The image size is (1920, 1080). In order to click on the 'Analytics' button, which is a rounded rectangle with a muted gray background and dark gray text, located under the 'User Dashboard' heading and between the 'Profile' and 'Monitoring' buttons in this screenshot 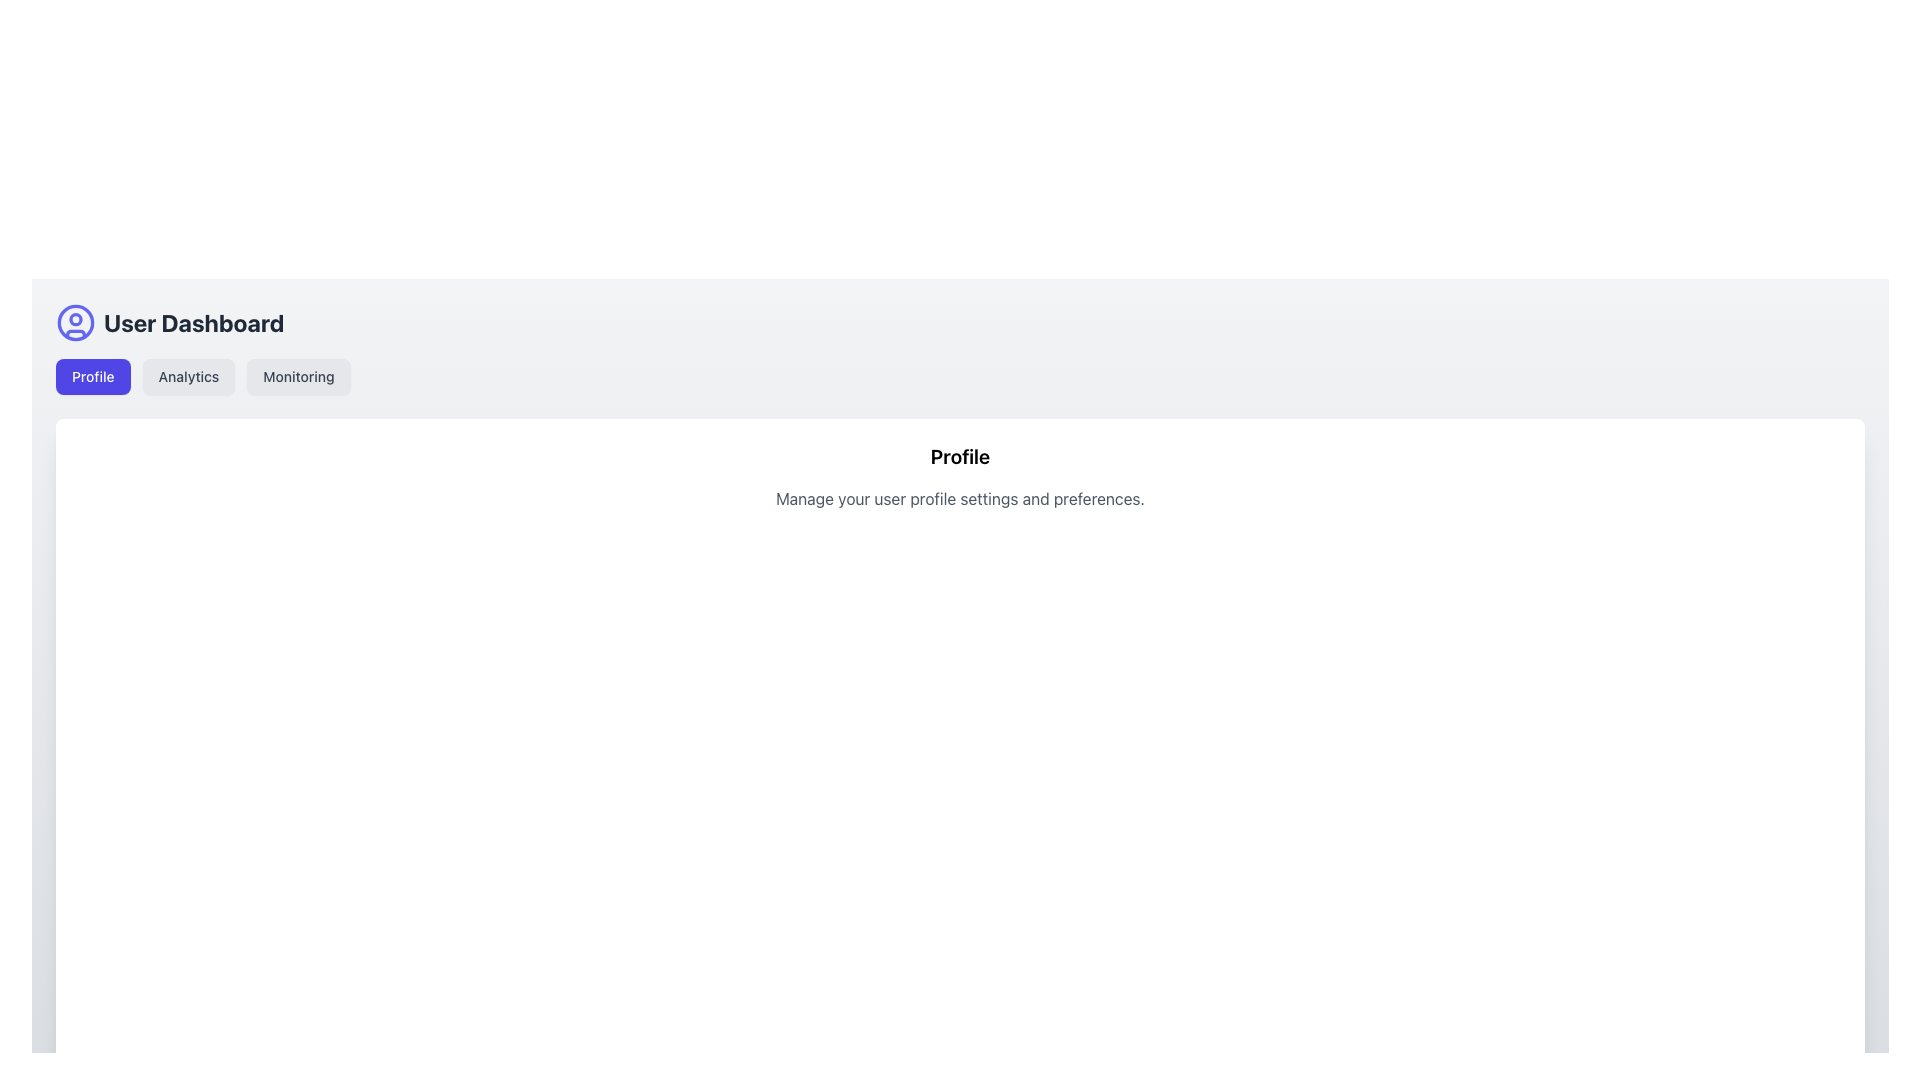, I will do `click(188, 377)`.